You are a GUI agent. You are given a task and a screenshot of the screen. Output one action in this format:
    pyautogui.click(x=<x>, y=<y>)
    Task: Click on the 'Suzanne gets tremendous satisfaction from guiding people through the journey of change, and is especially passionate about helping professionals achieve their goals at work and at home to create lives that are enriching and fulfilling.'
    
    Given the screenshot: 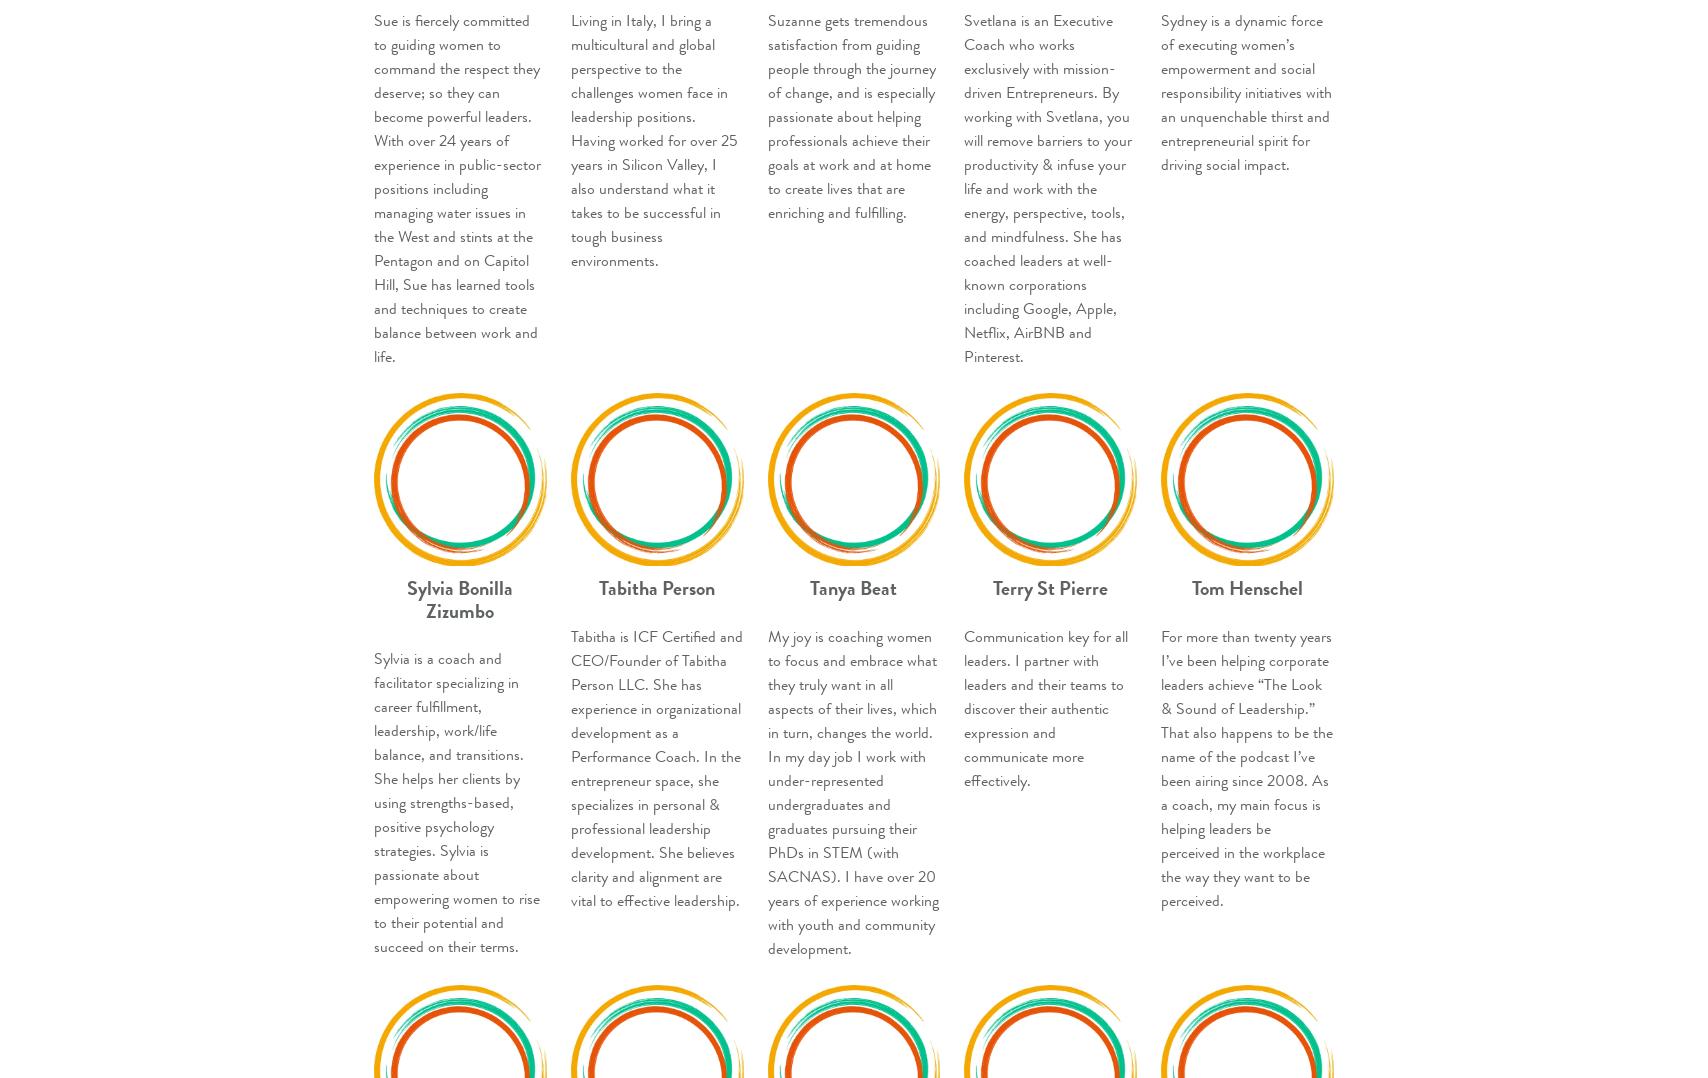 What is the action you would take?
    pyautogui.click(x=850, y=115)
    